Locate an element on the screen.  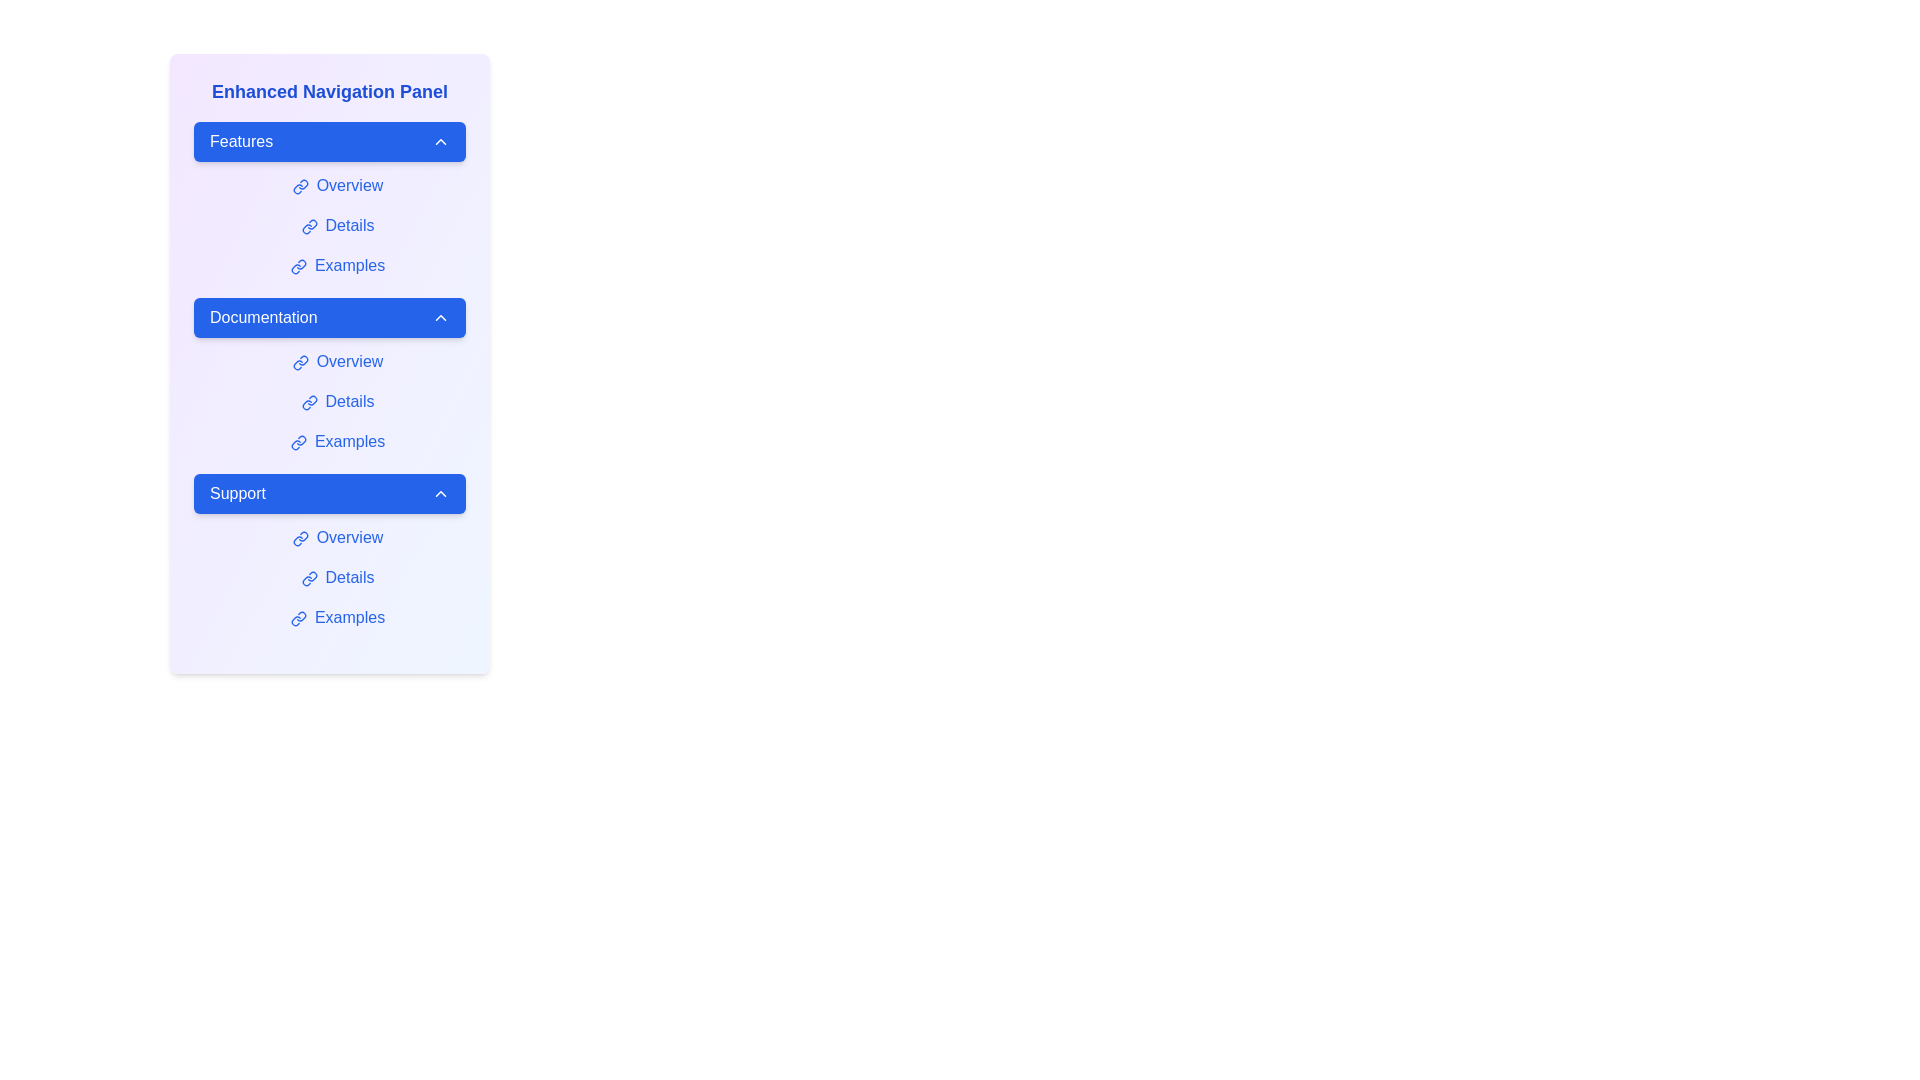
the link icon, which is the upper segment of an interlinked design located in the navigation sidebar under the 'Examples' subcategory of the 'Support' section is located at coordinates (300, 615).